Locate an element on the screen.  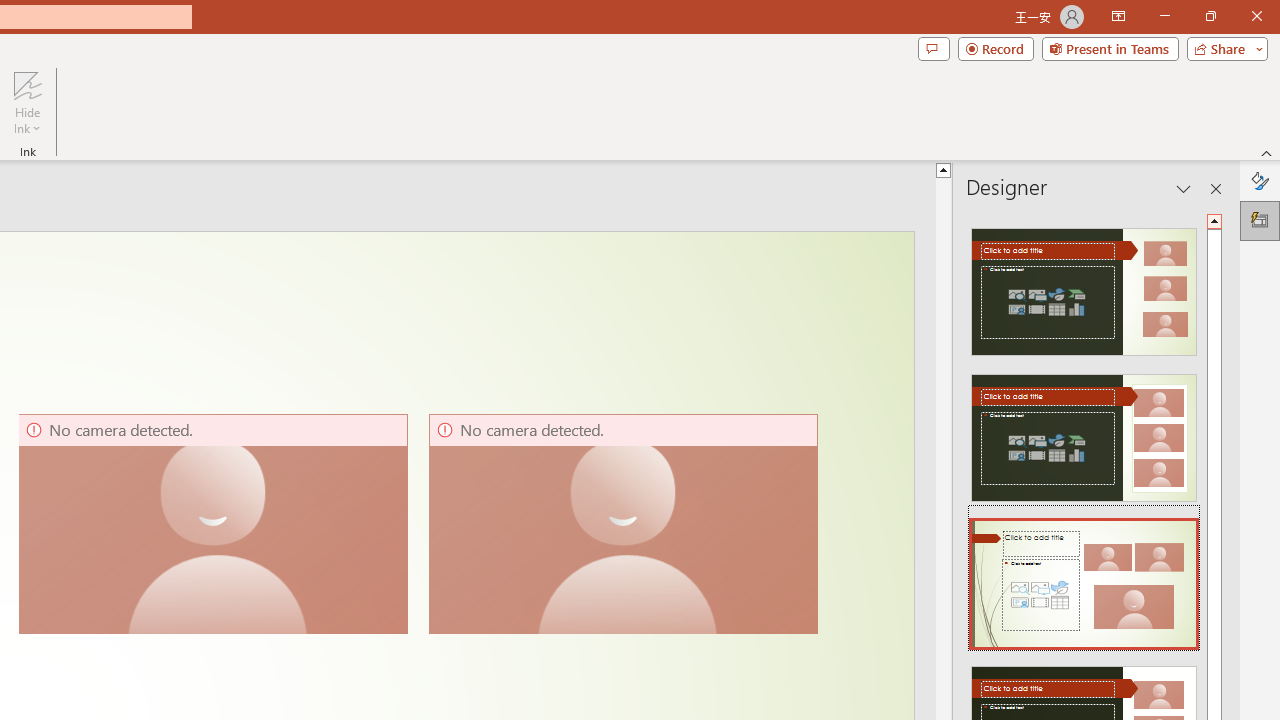
'Camera 3, No camera detected.' is located at coordinates (622, 523).